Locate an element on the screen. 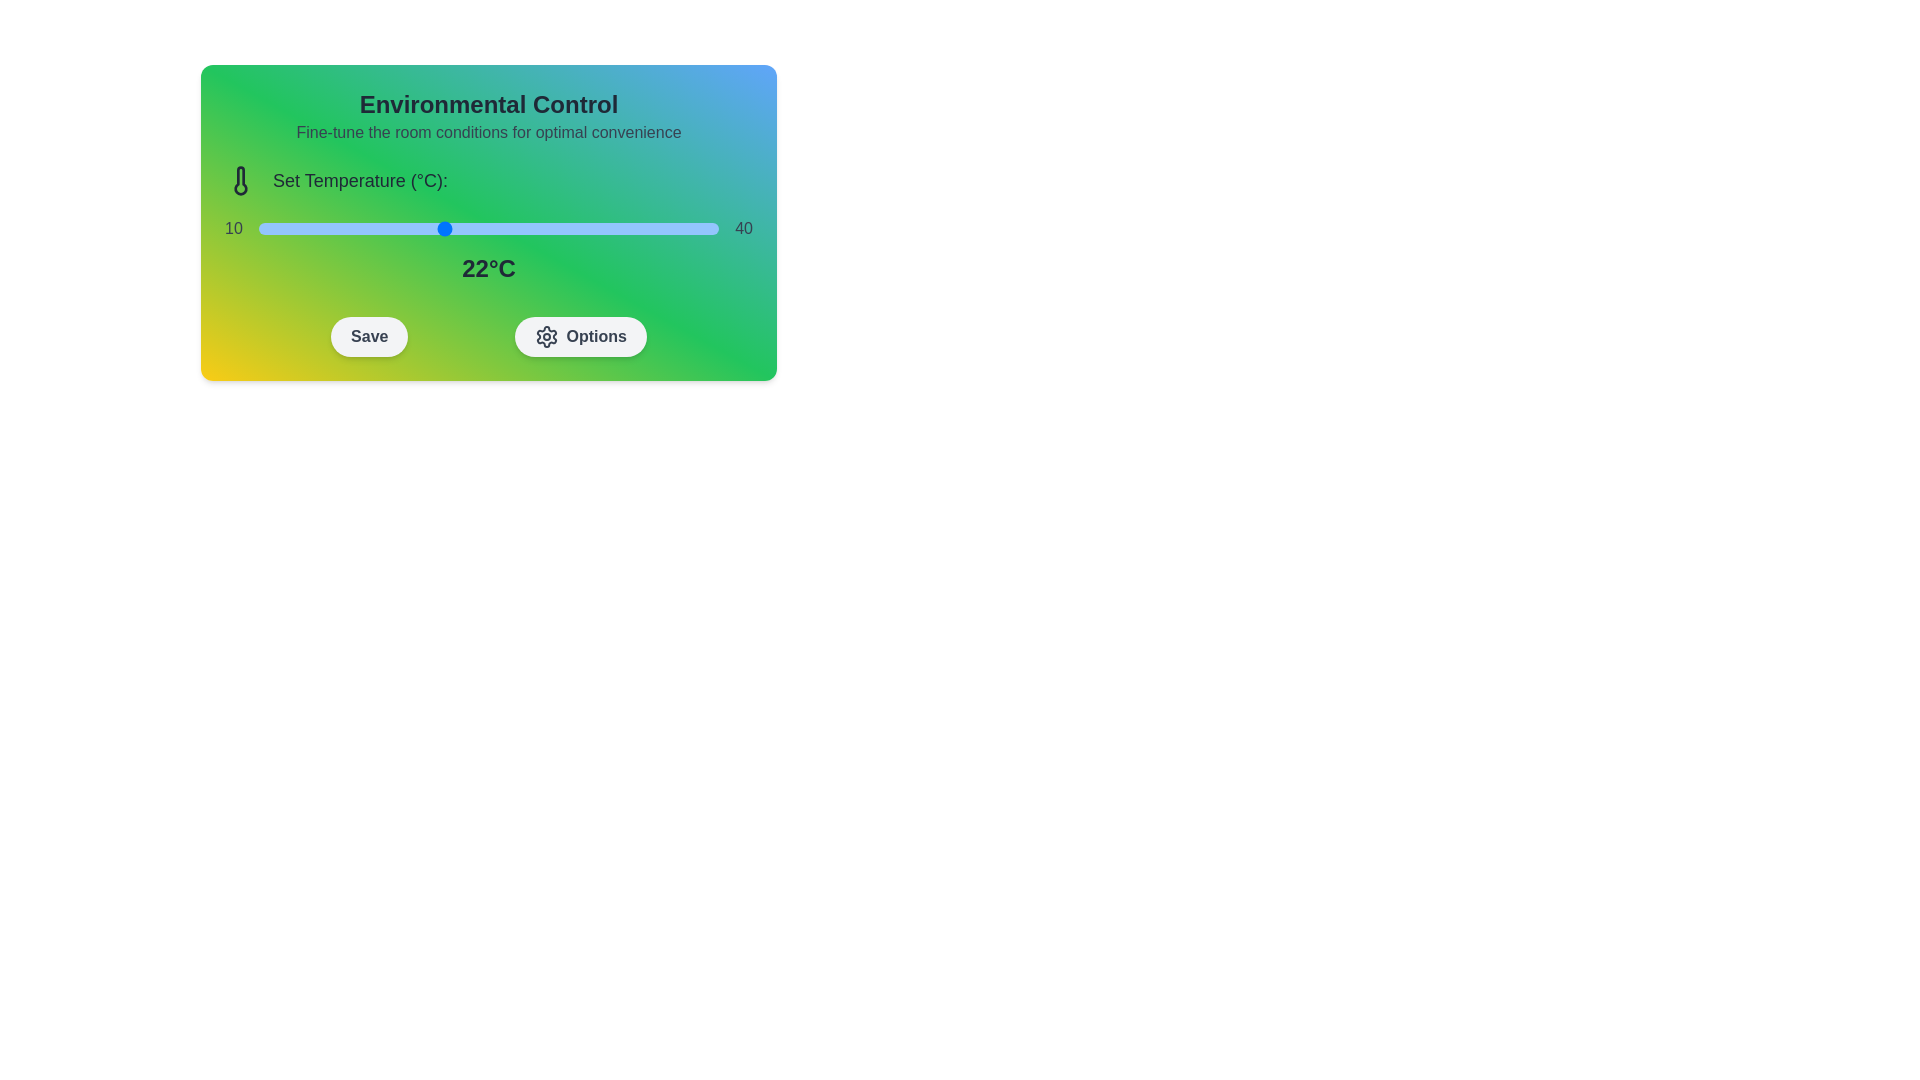 The image size is (1920, 1080). the gear icon is located at coordinates (546, 335).